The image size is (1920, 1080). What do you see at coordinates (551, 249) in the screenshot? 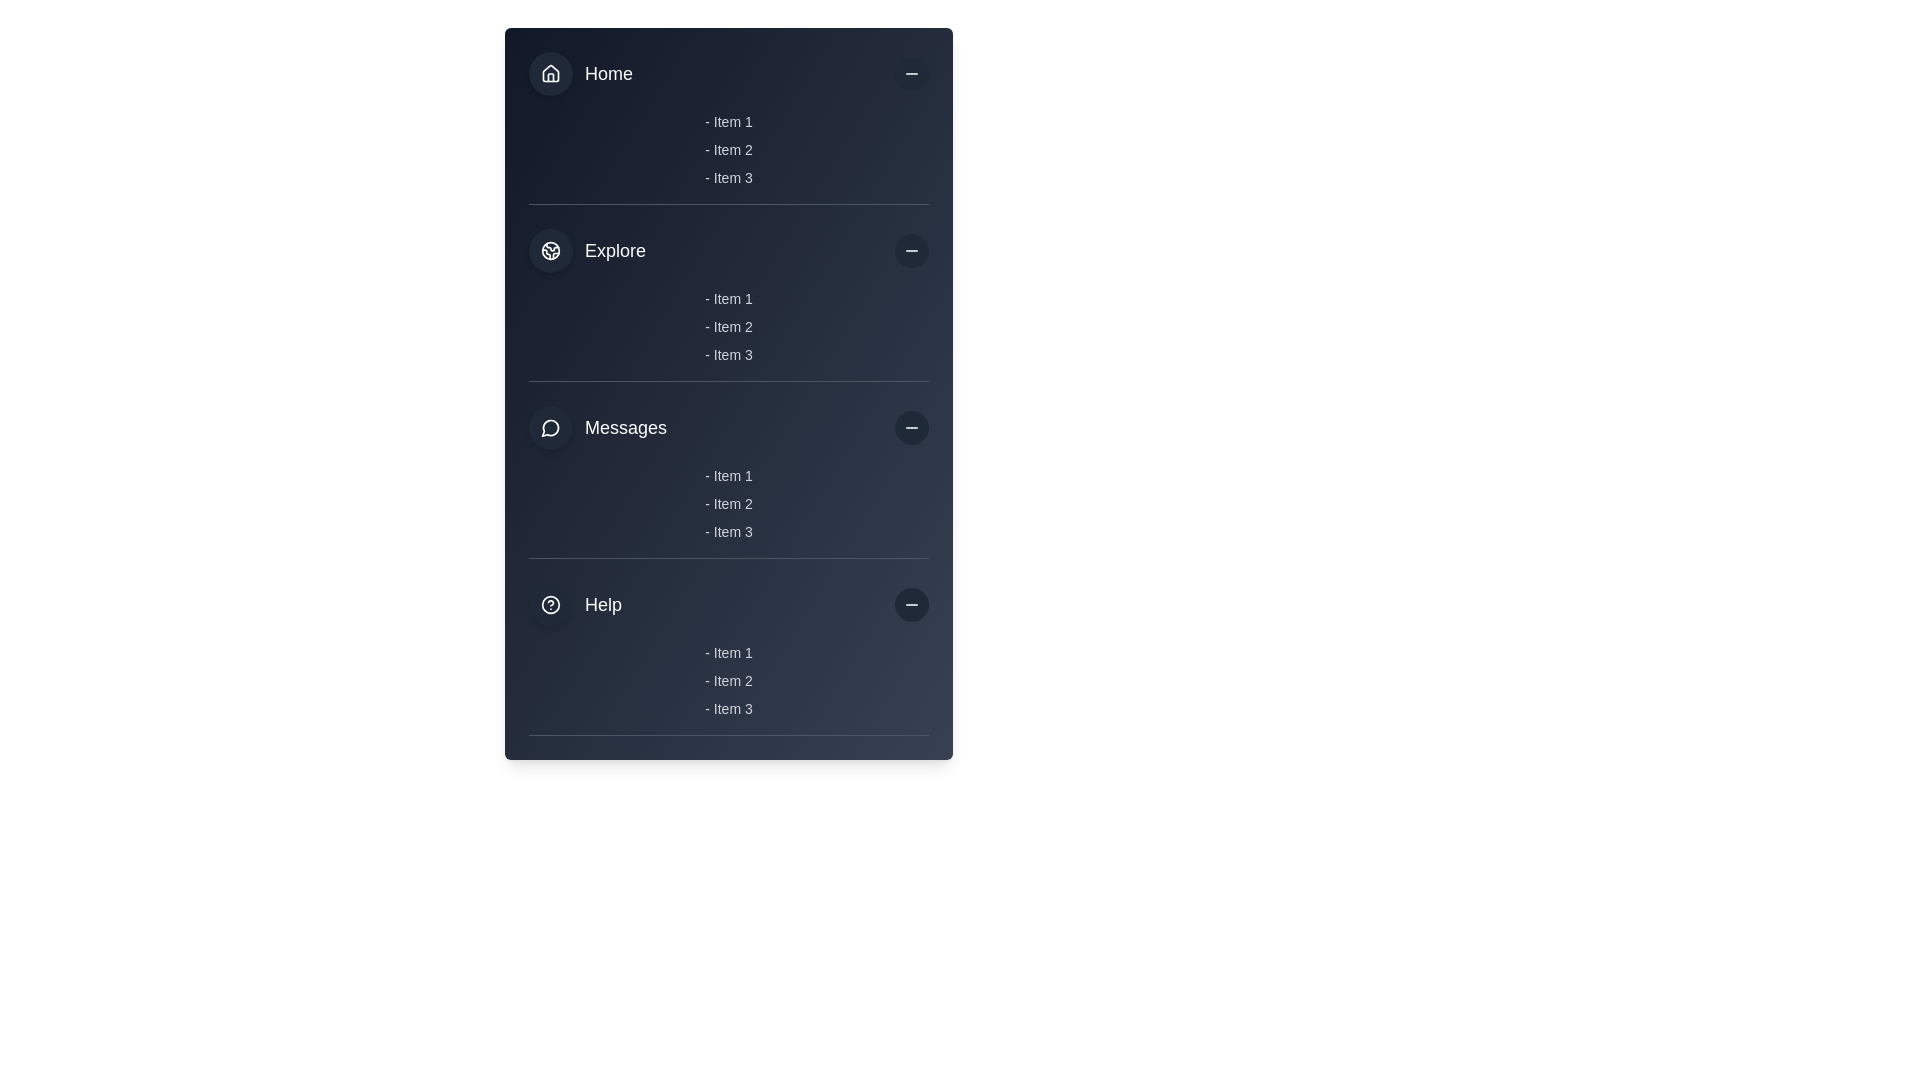
I see `the globe icon in the Explore section of the left-side navigation menu` at bounding box center [551, 249].